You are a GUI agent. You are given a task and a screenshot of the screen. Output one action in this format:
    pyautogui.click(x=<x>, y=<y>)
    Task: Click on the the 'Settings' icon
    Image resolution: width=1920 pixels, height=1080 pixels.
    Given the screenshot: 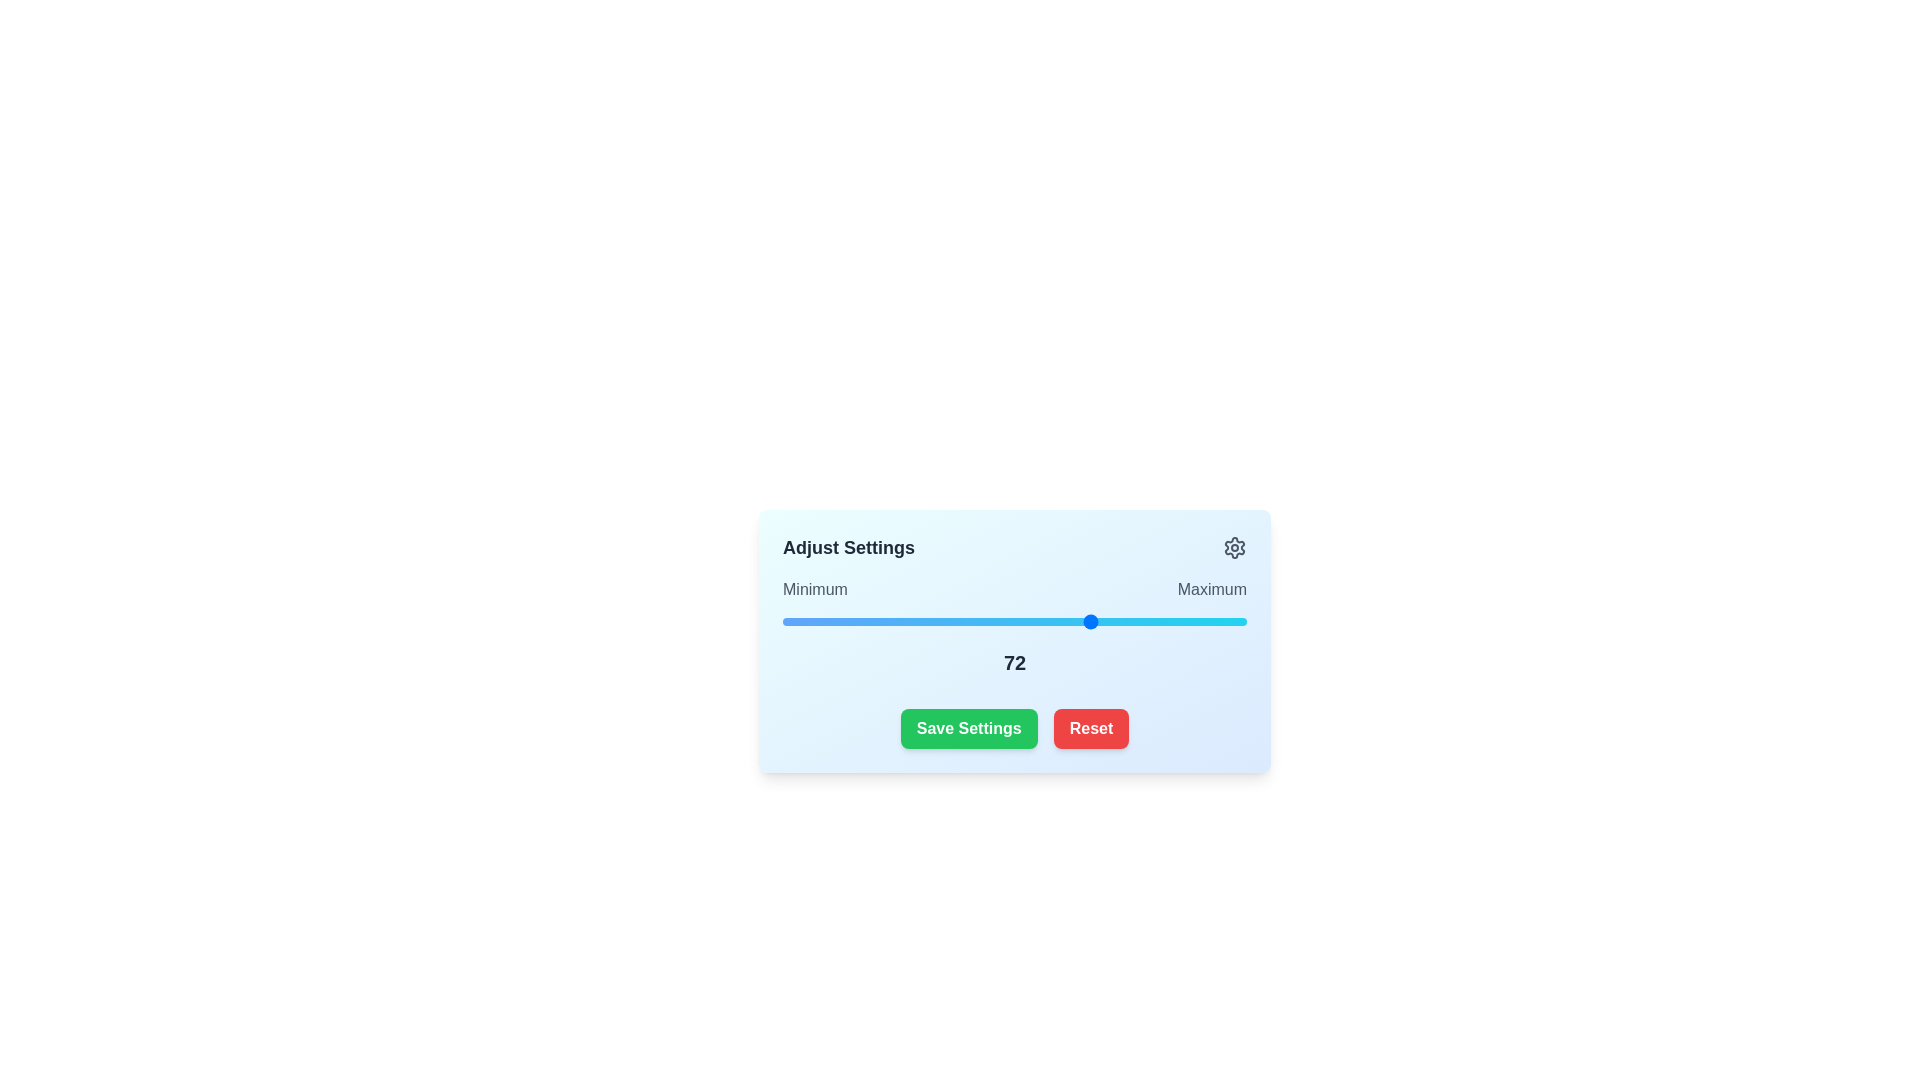 What is the action you would take?
    pyautogui.click(x=1233, y=547)
    